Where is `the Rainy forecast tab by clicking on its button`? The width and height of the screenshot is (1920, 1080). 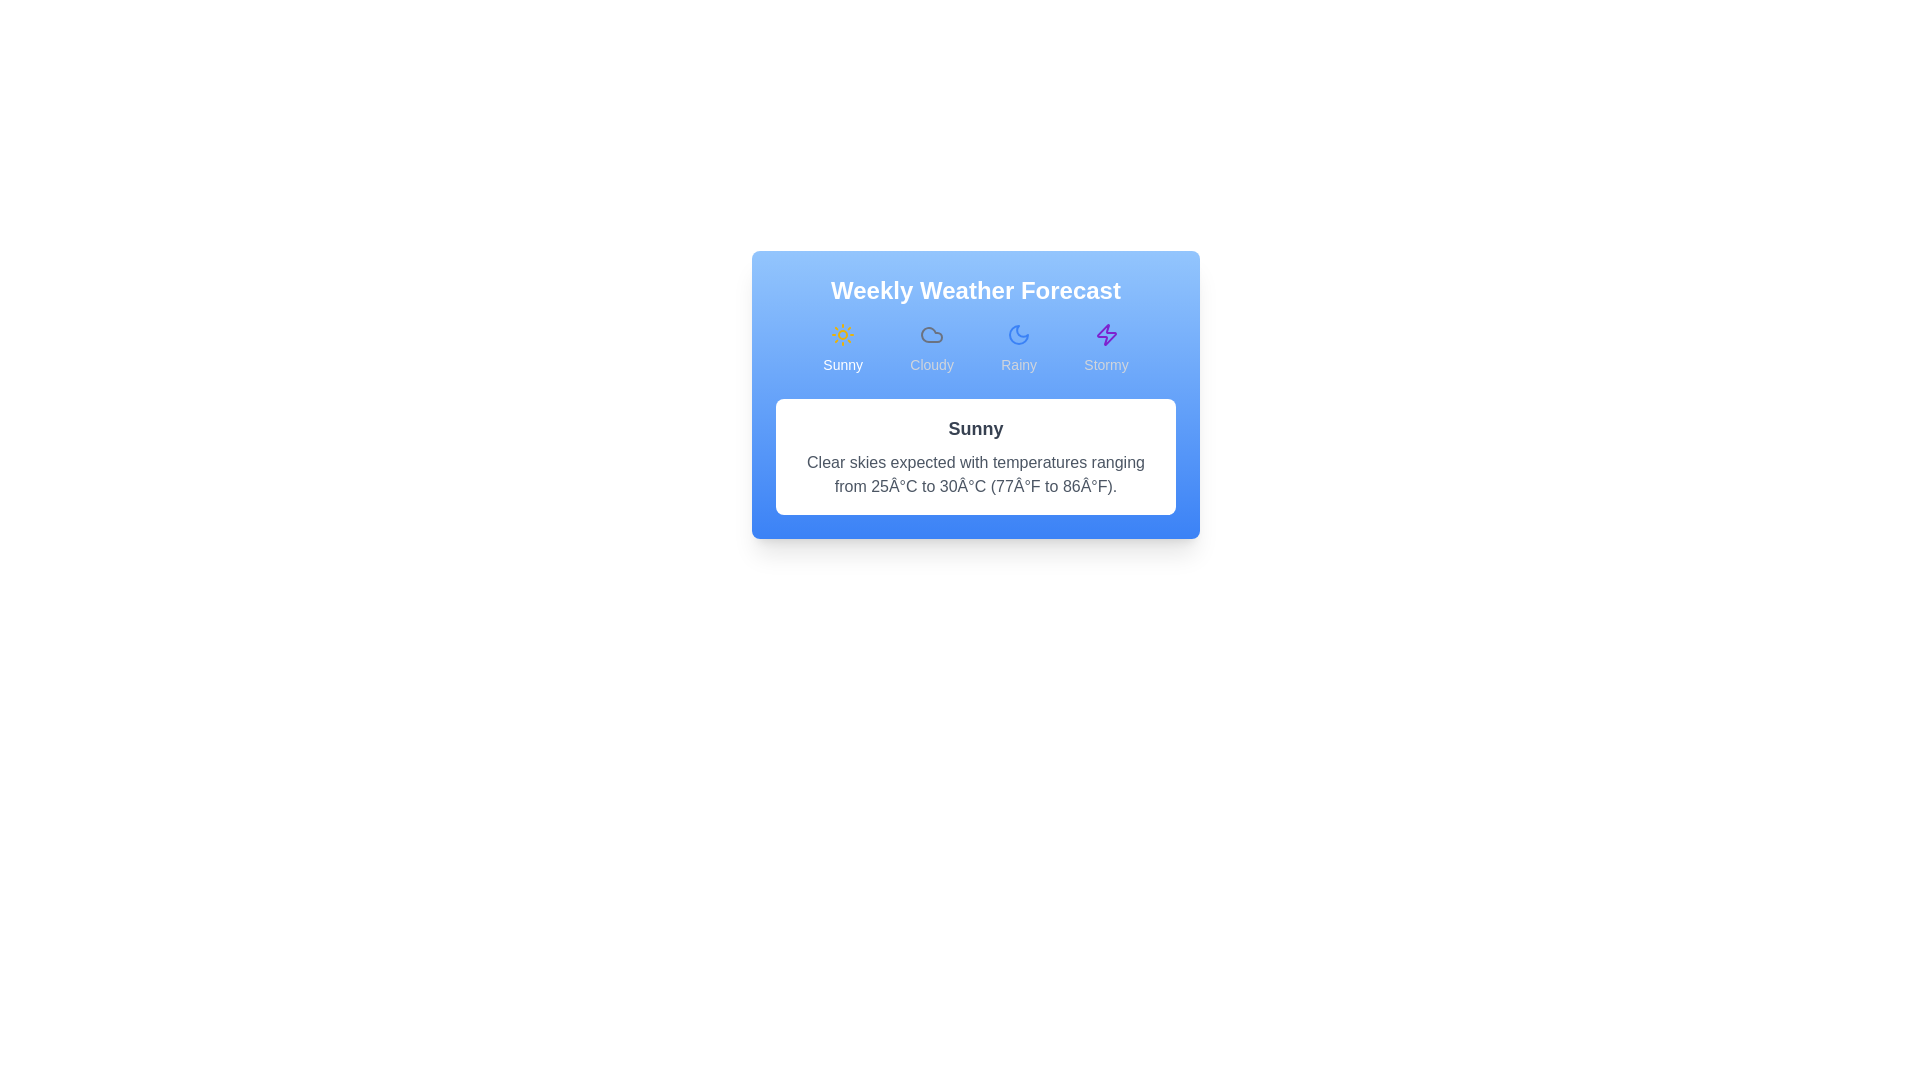 the Rainy forecast tab by clicking on its button is located at coordinates (1019, 347).